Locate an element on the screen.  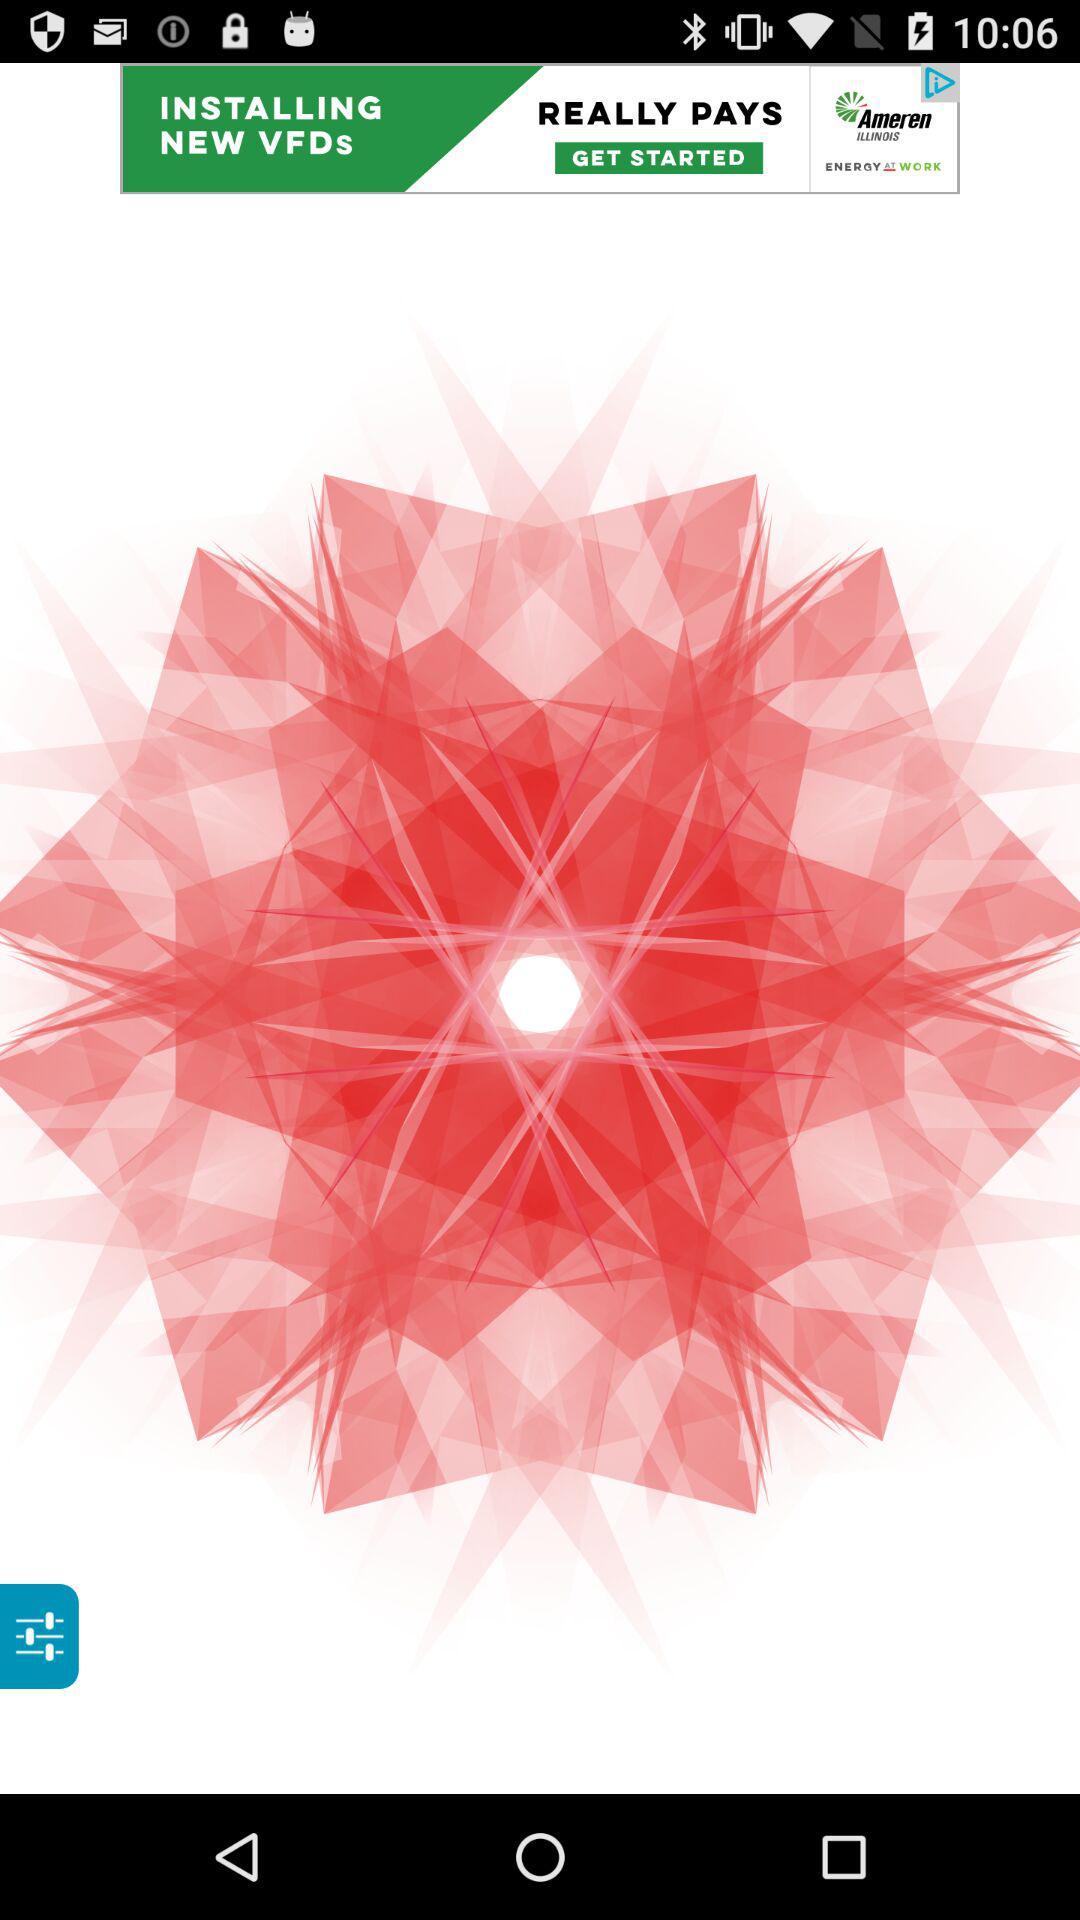
app advertisement is located at coordinates (540, 127).